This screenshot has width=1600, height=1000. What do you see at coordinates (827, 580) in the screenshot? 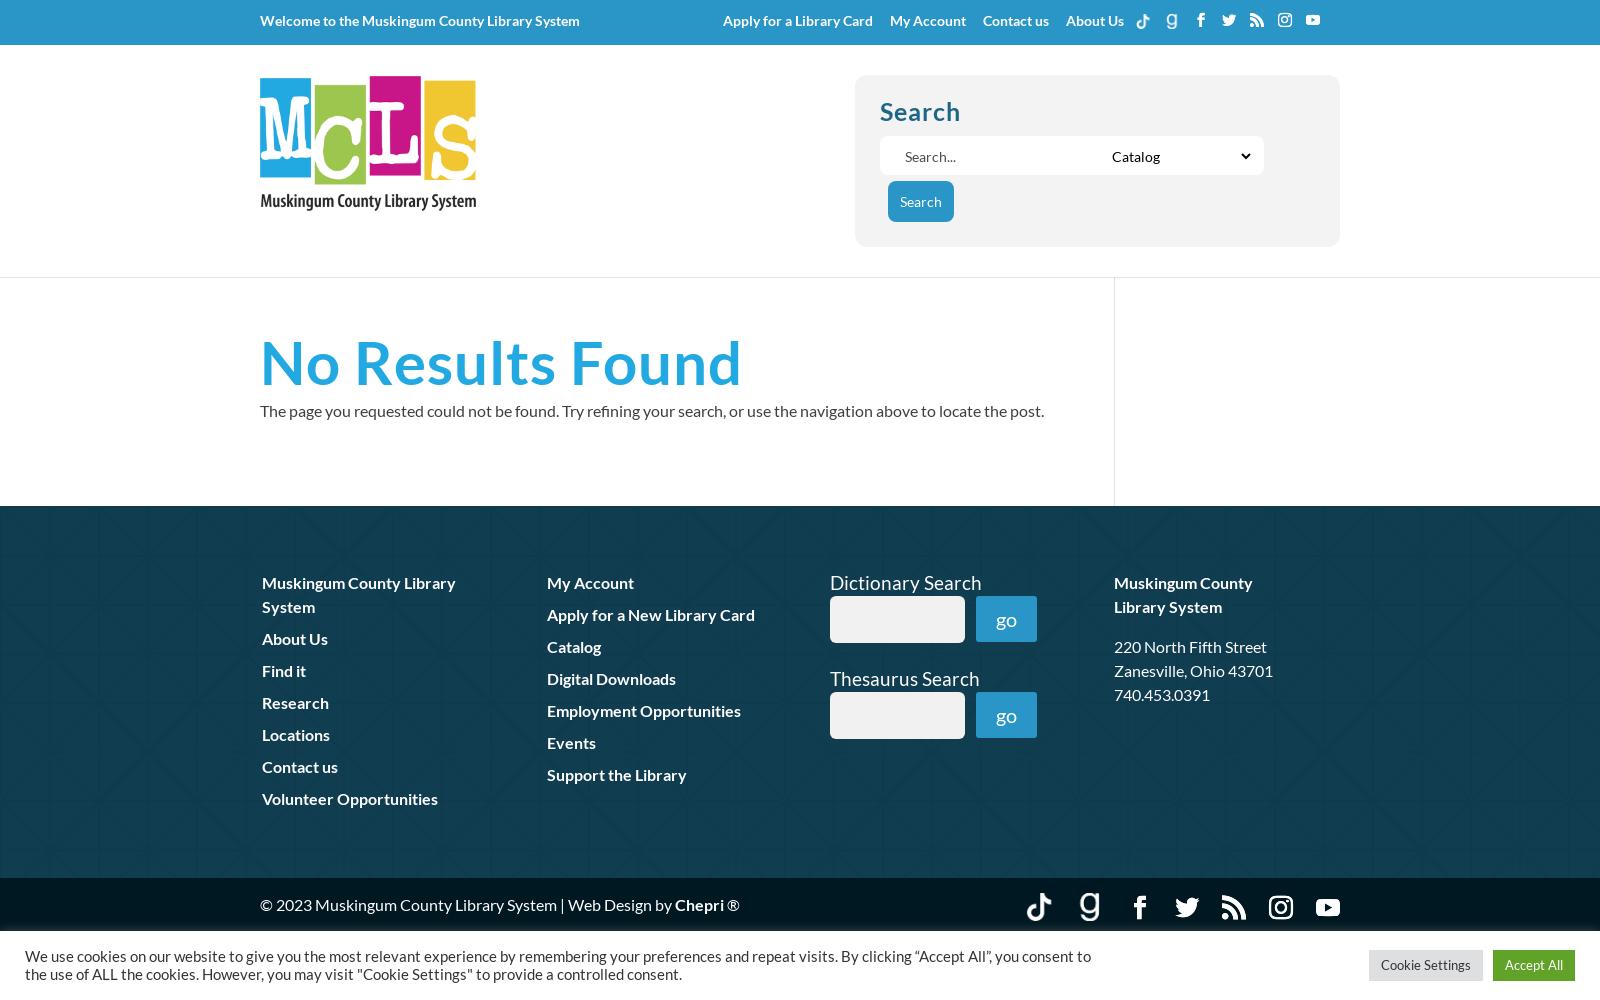
I see `'Dictionary Search'` at bounding box center [827, 580].